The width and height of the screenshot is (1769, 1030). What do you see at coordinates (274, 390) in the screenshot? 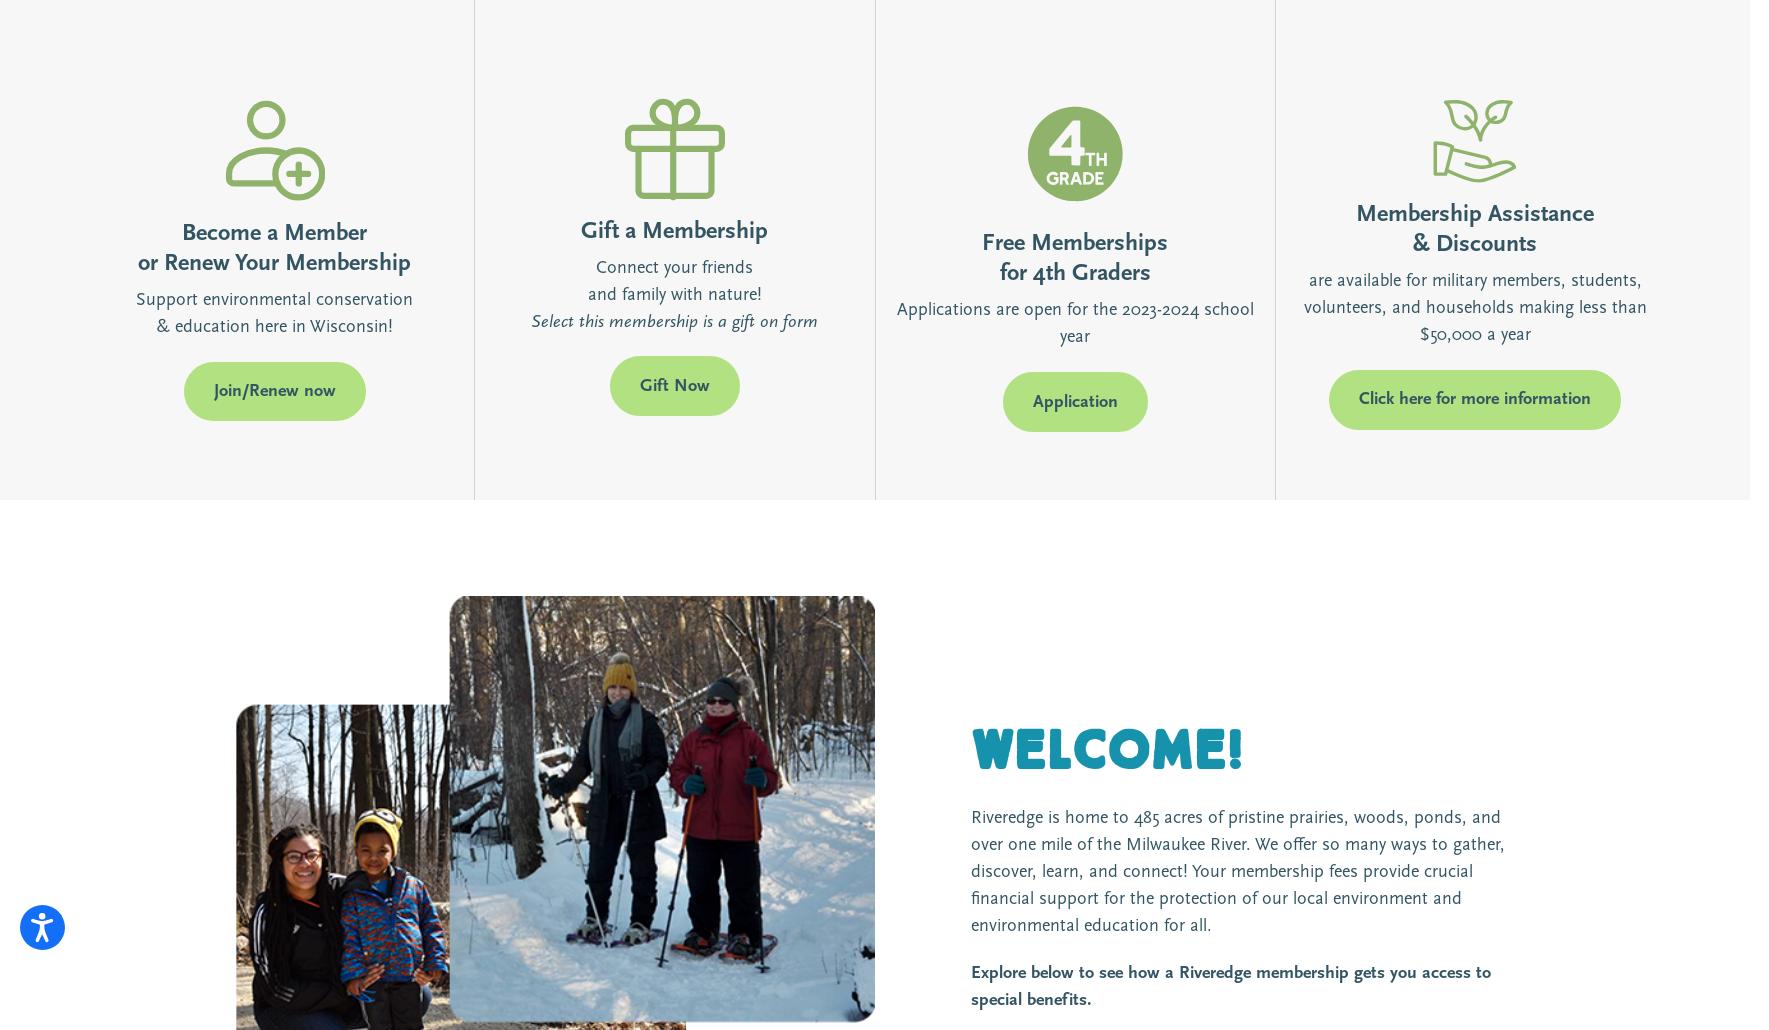
I see `'Join/Renew now'` at bounding box center [274, 390].